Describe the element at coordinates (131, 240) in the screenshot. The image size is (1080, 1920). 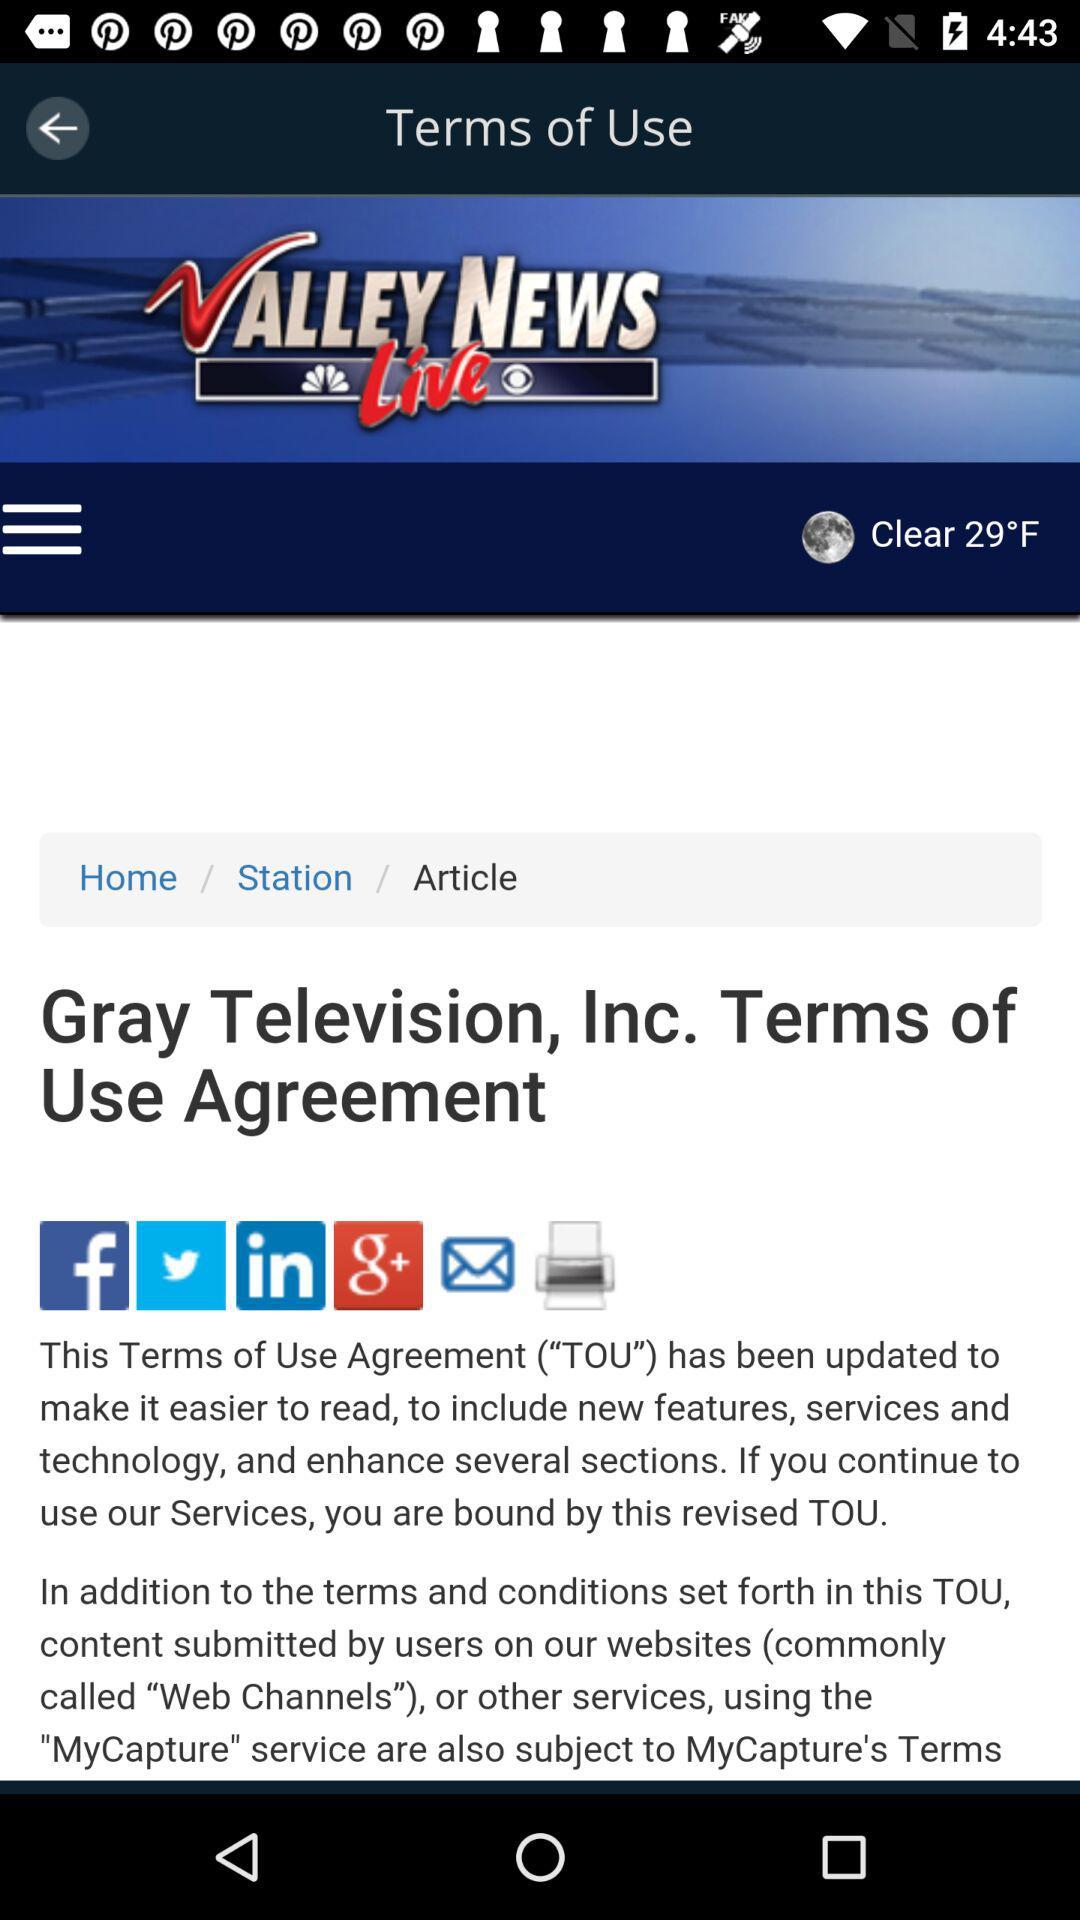
I see `the star icon` at that location.